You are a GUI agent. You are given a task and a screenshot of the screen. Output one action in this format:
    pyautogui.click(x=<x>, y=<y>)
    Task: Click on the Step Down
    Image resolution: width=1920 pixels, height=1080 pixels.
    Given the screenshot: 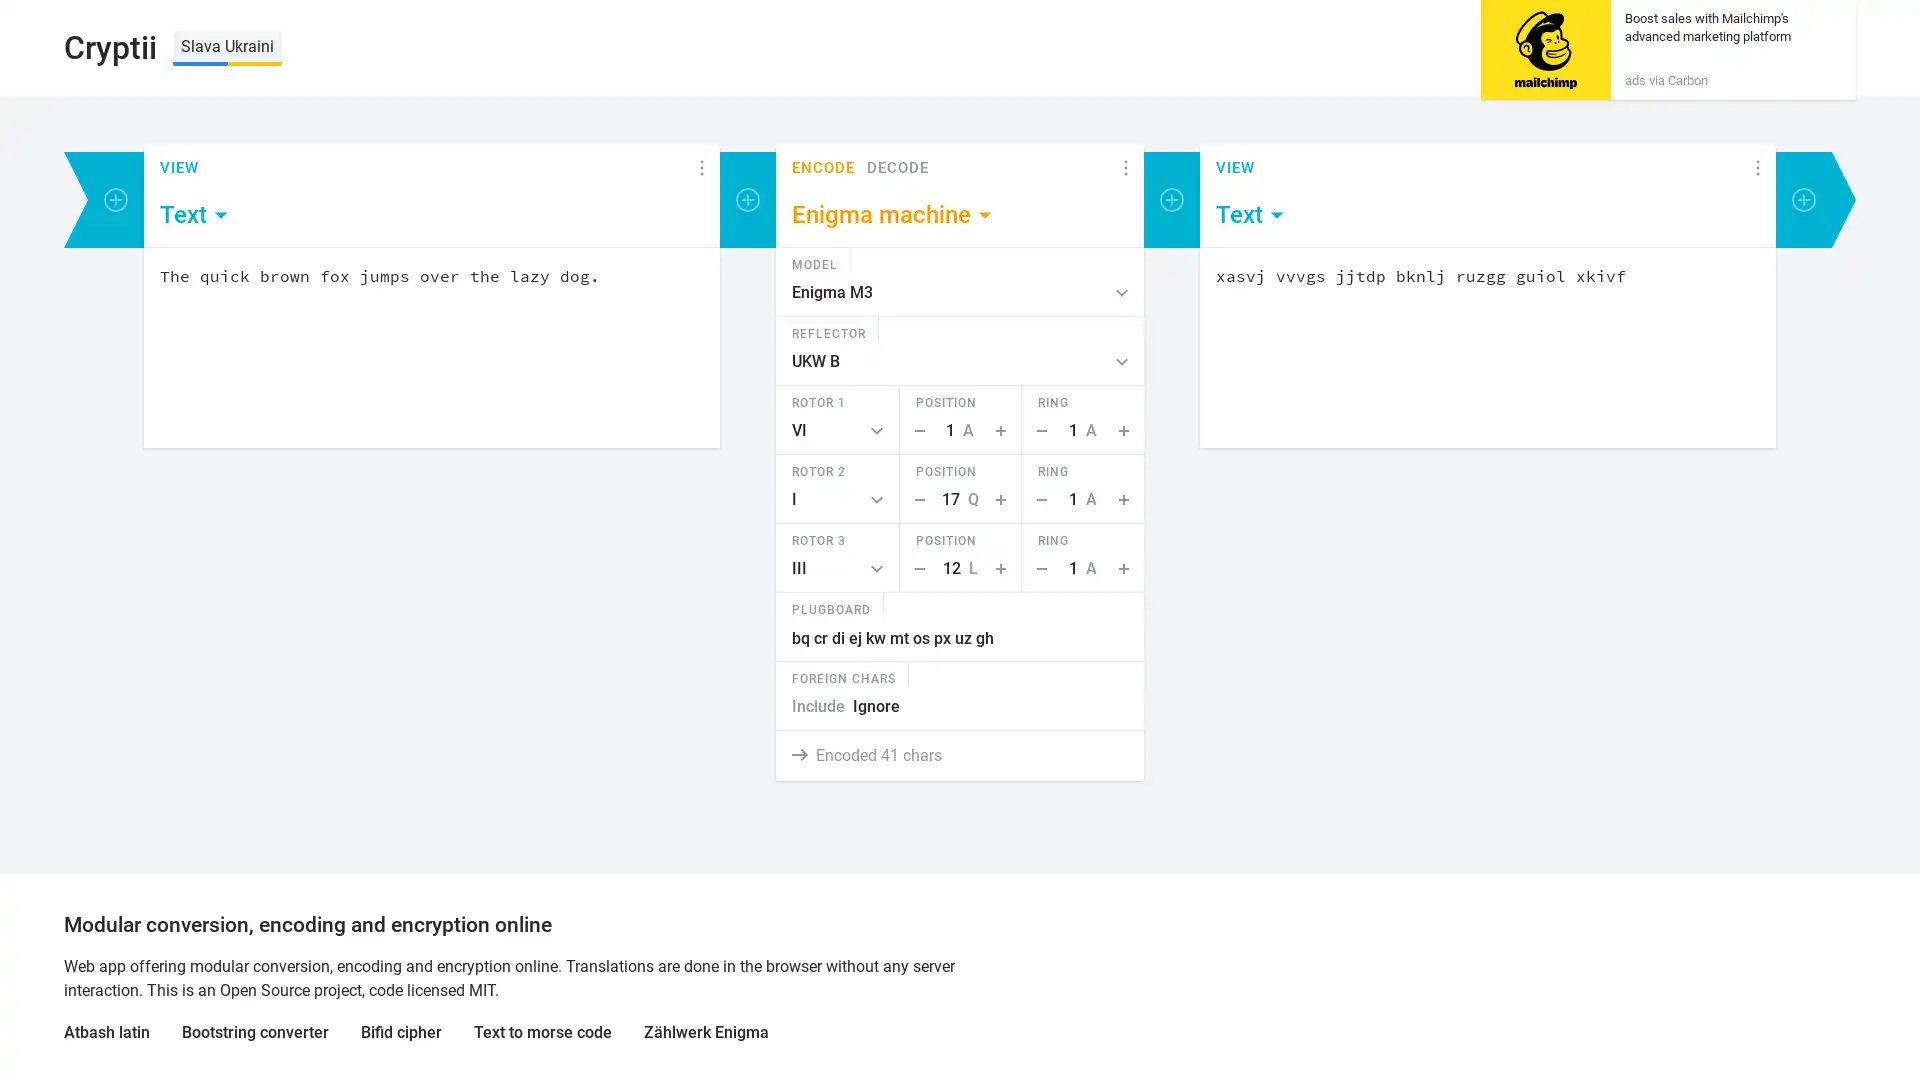 What is the action you would take?
    pyautogui.click(x=914, y=569)
    